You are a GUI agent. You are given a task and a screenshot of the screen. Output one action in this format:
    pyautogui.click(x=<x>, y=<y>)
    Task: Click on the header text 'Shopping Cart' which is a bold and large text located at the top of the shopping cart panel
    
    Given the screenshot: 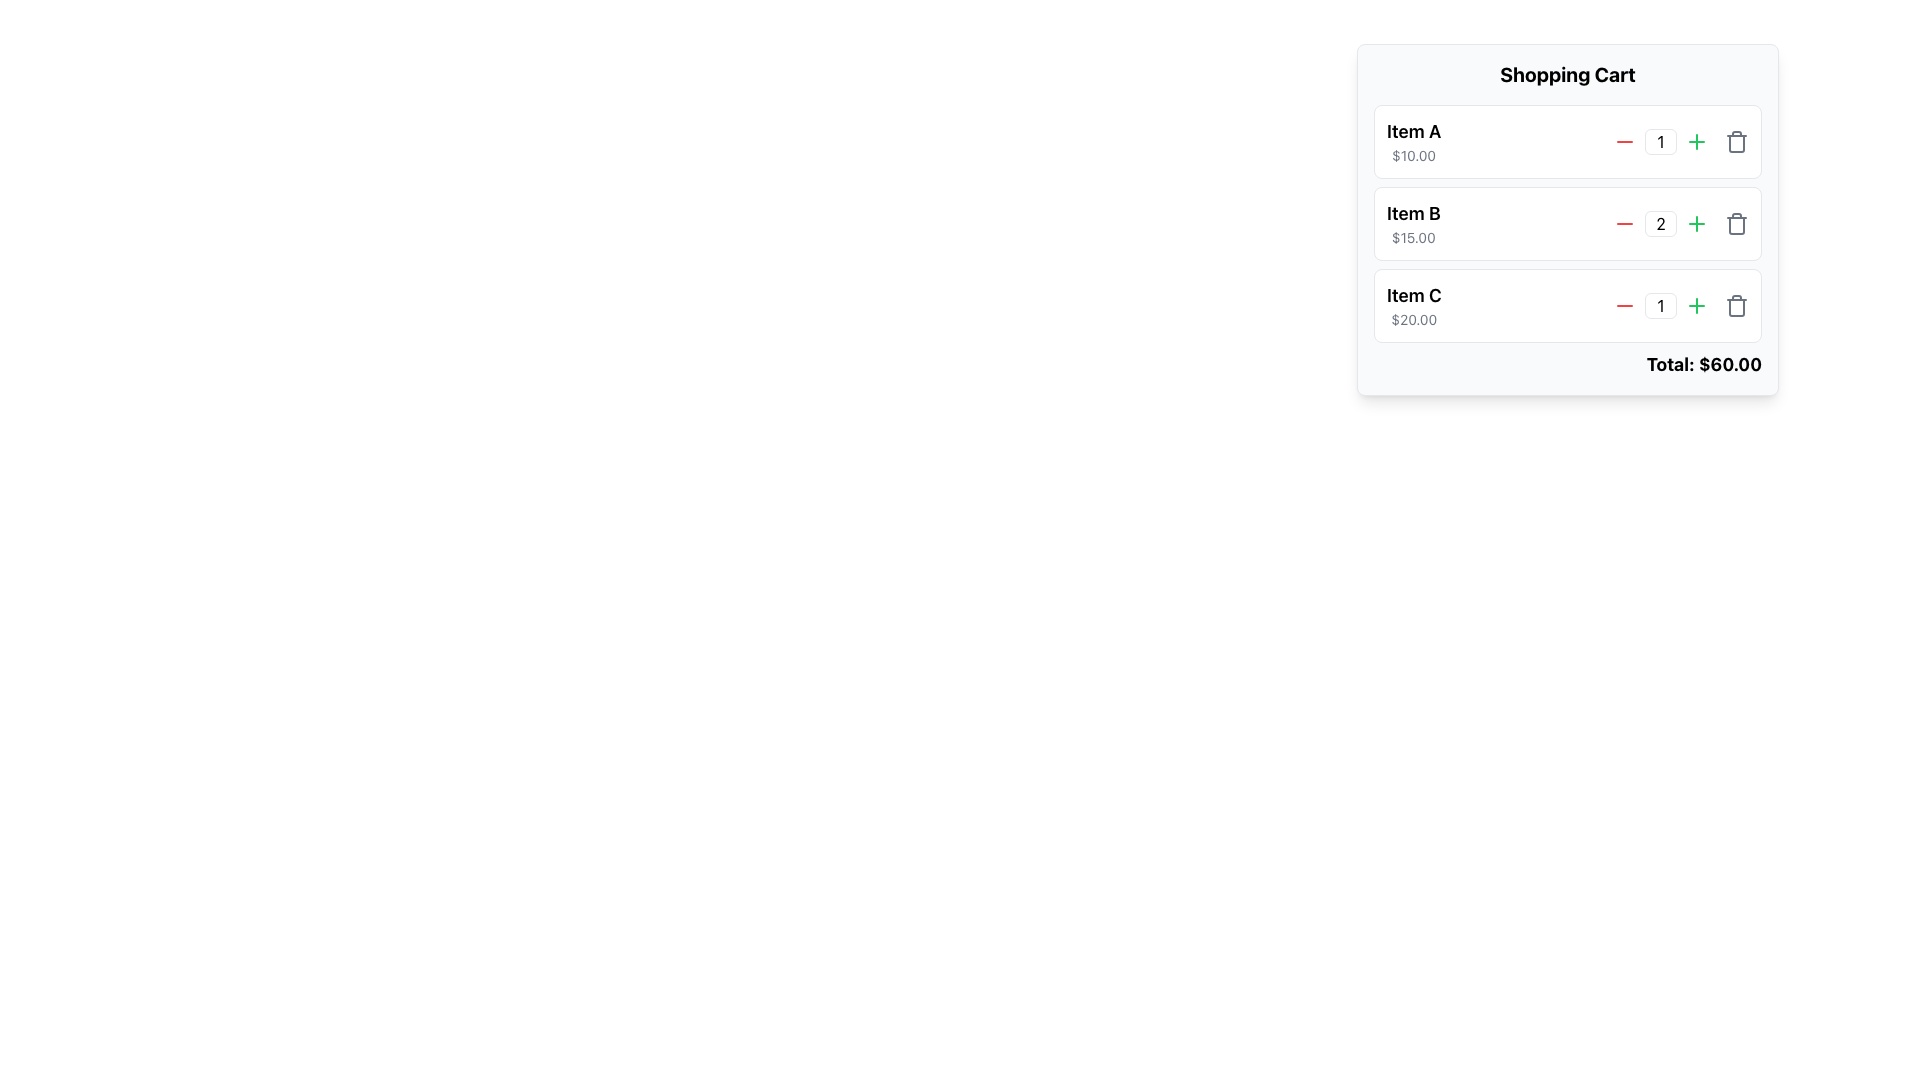 What is the action you would take?
    pyautogui.click(x=1567, y=73)
    